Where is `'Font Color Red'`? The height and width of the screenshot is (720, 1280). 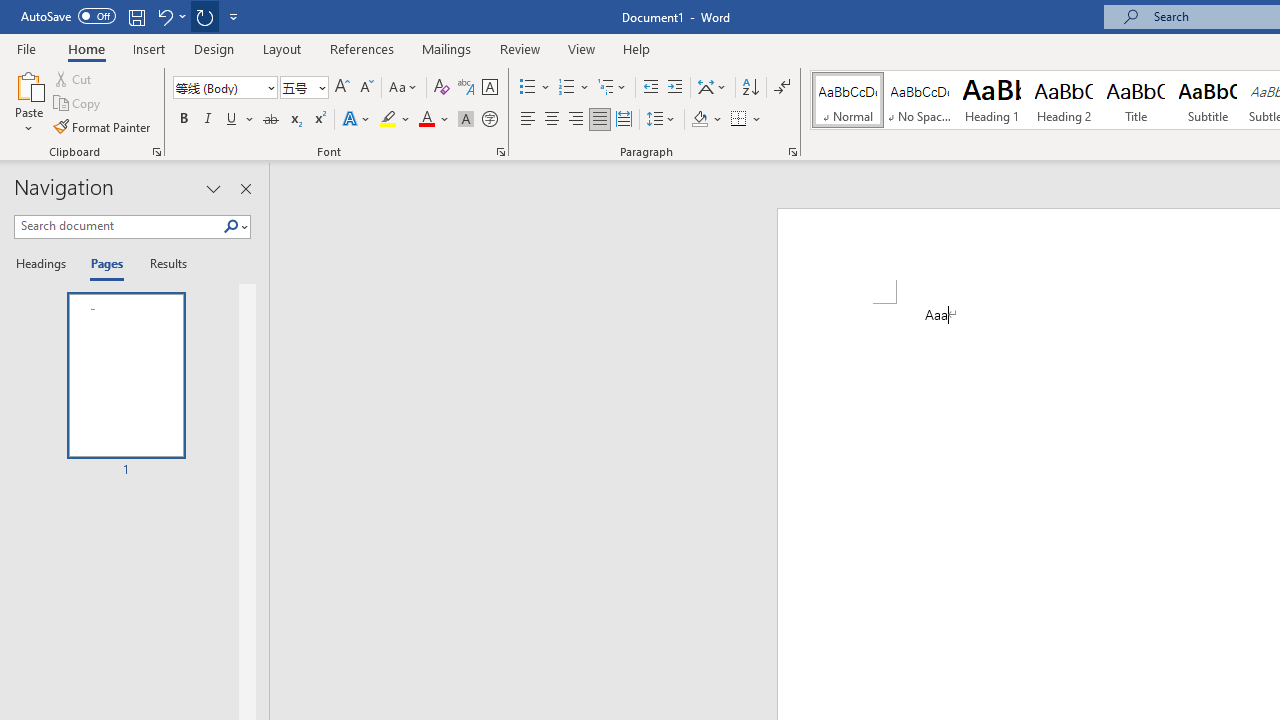
'Font Color Red' is located at coordinates (425, 119).